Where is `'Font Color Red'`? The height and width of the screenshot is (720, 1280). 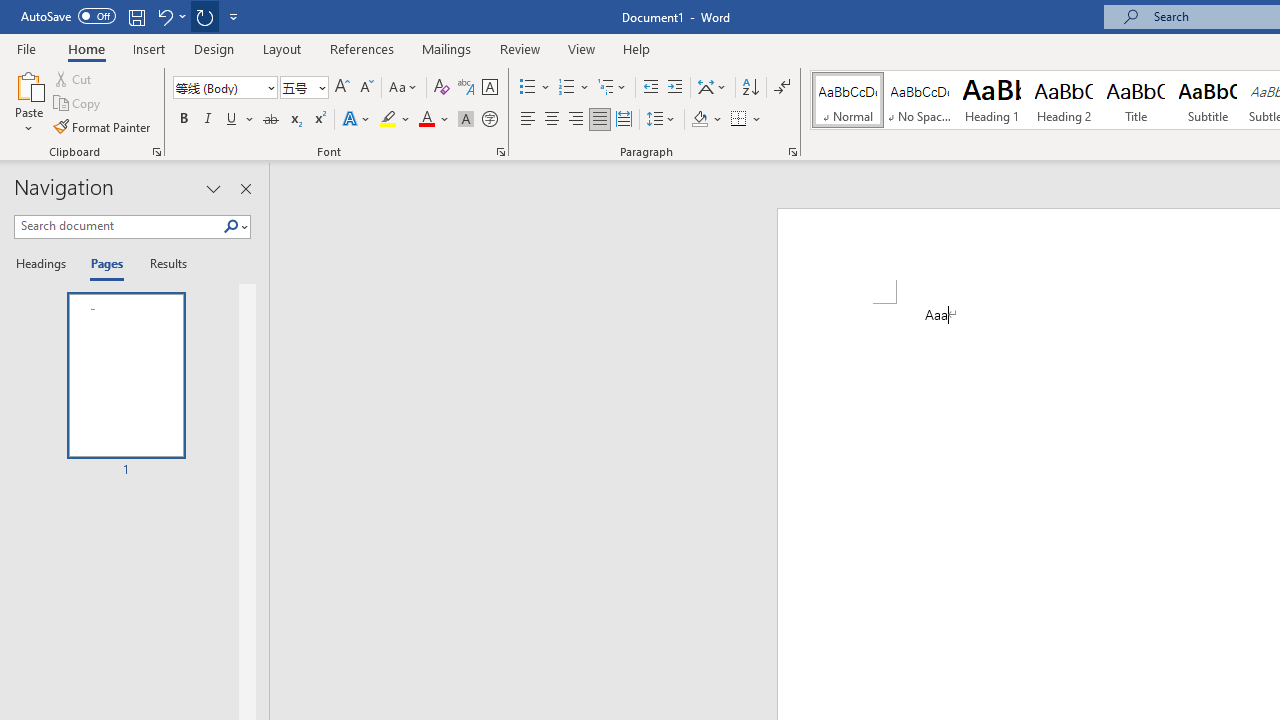
'Font Color Red' is located at coordinates (425, 119).